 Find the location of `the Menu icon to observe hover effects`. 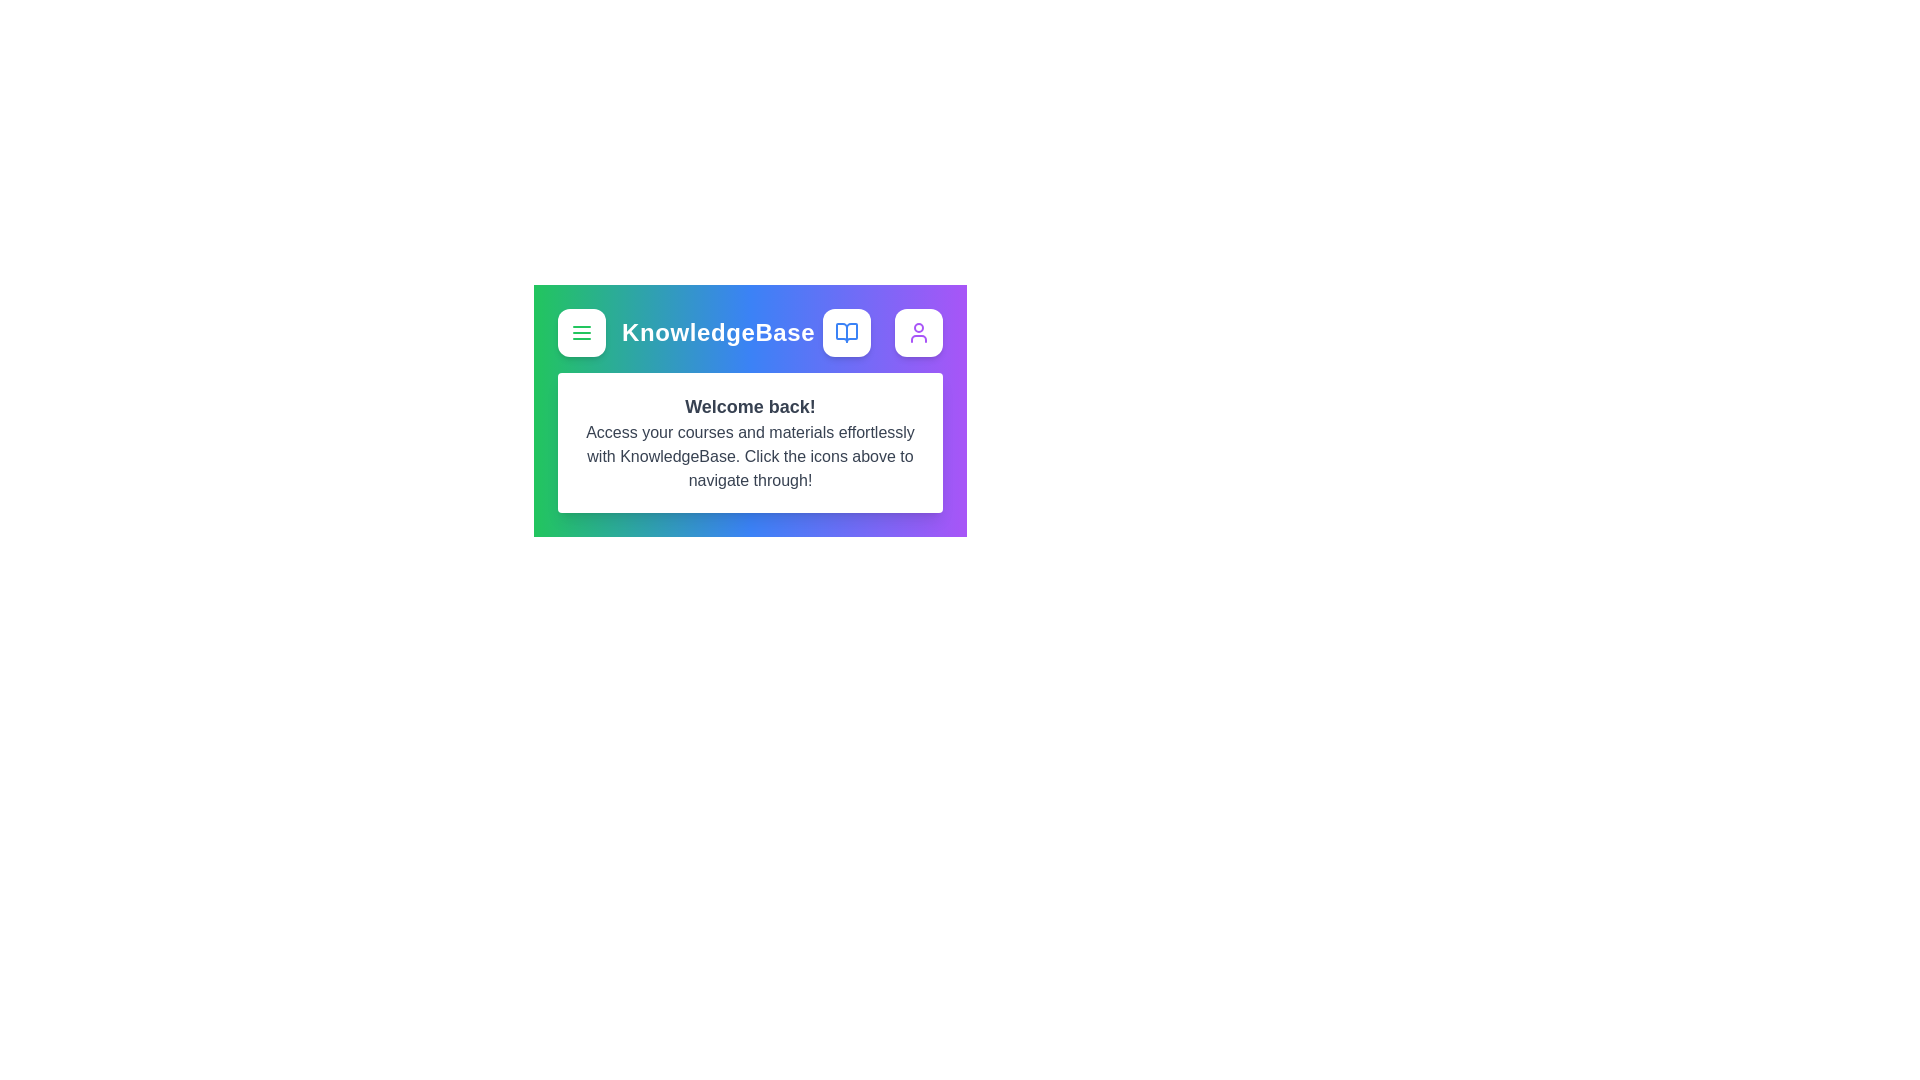

the Menu icon to observe hover effects is located at coordinates (580, 331).